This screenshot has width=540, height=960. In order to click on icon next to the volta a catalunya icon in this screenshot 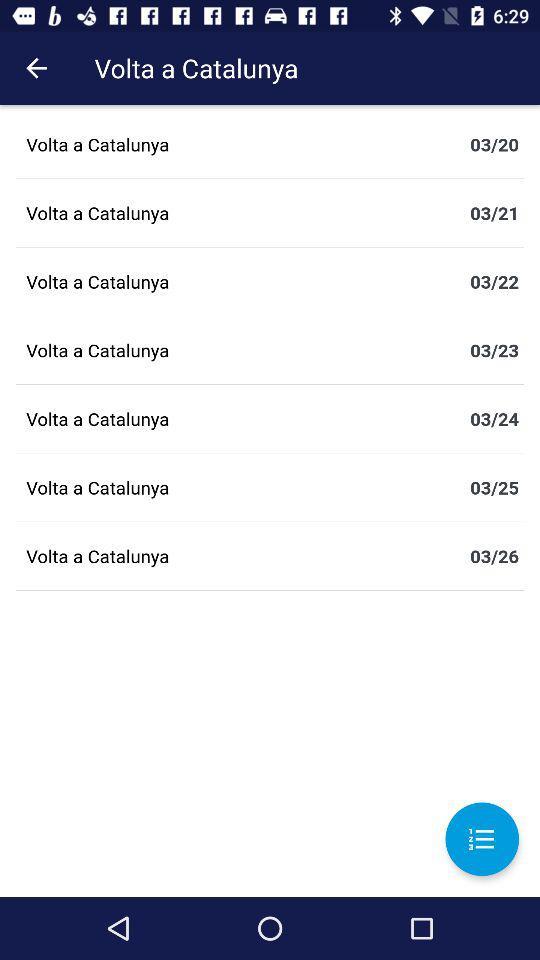, I will do `click(36, 68)`.